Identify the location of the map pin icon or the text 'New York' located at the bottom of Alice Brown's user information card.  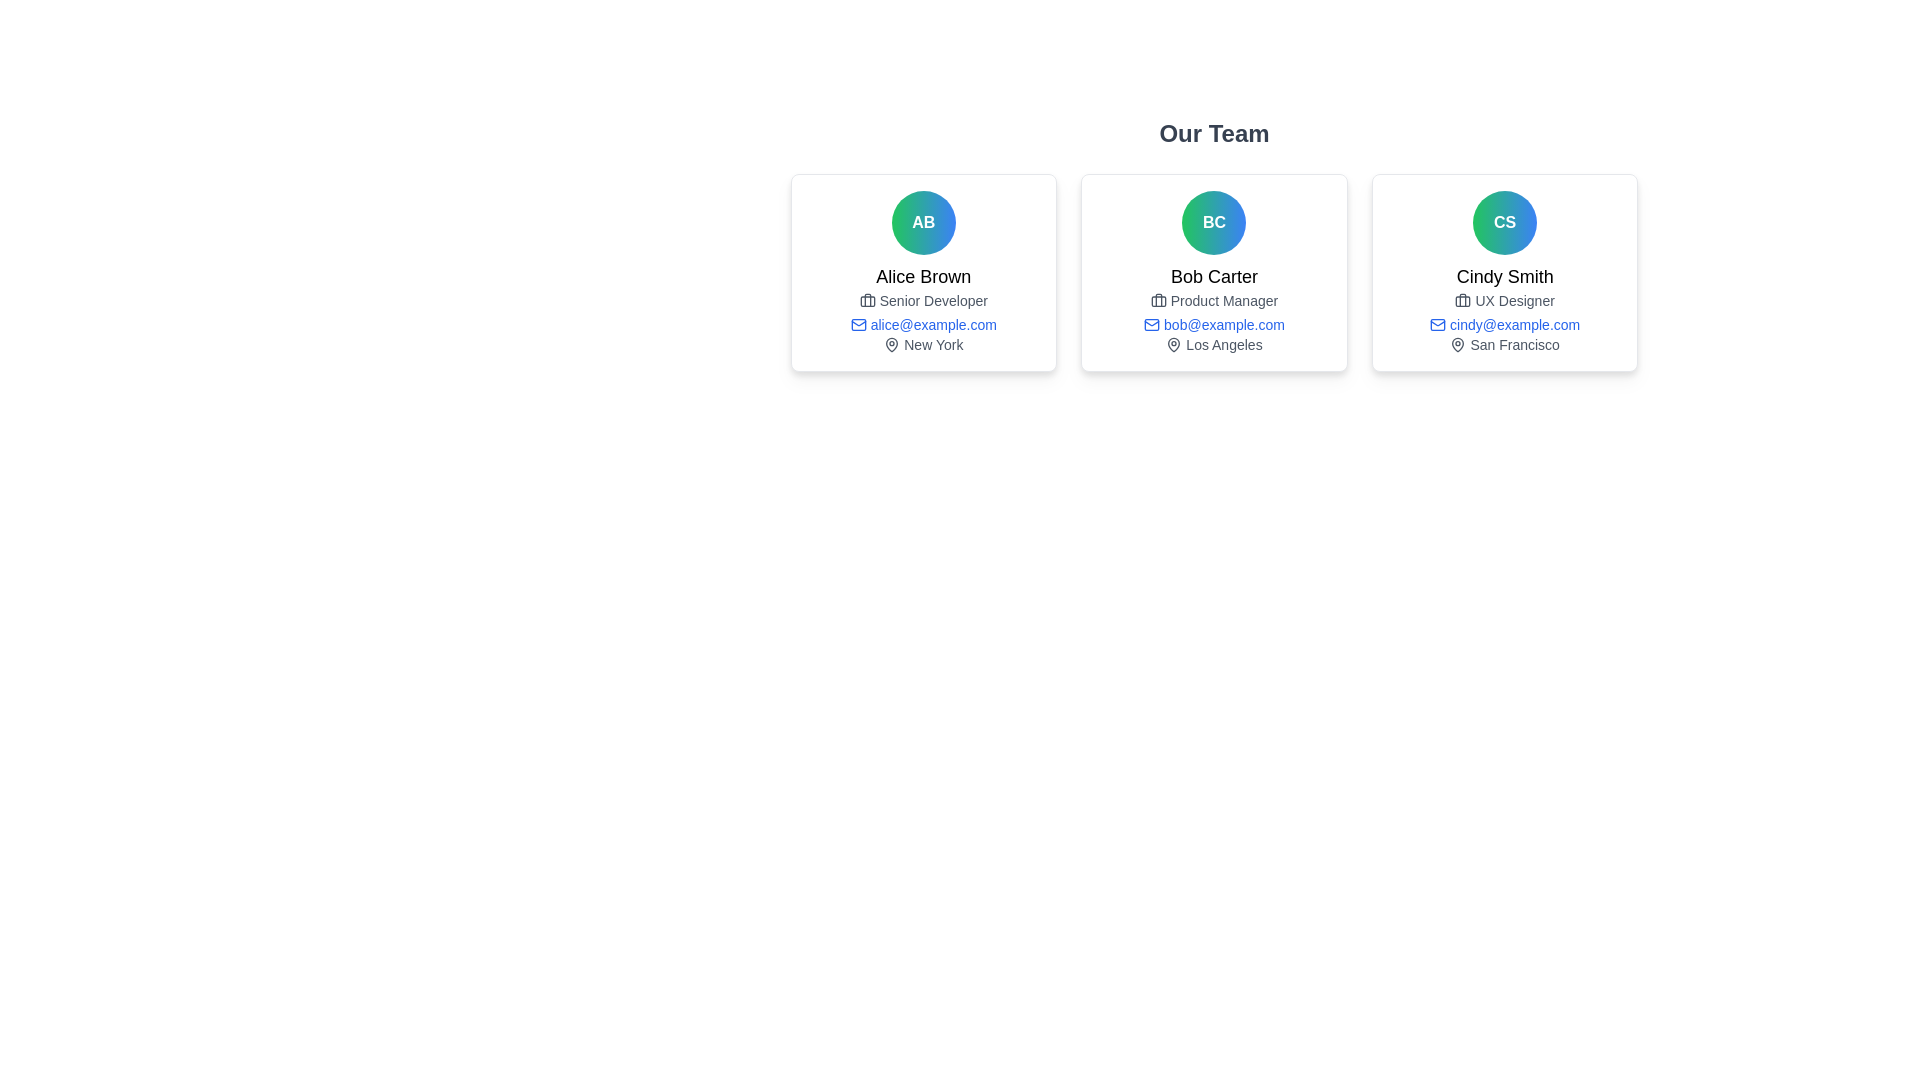
(922, 343).